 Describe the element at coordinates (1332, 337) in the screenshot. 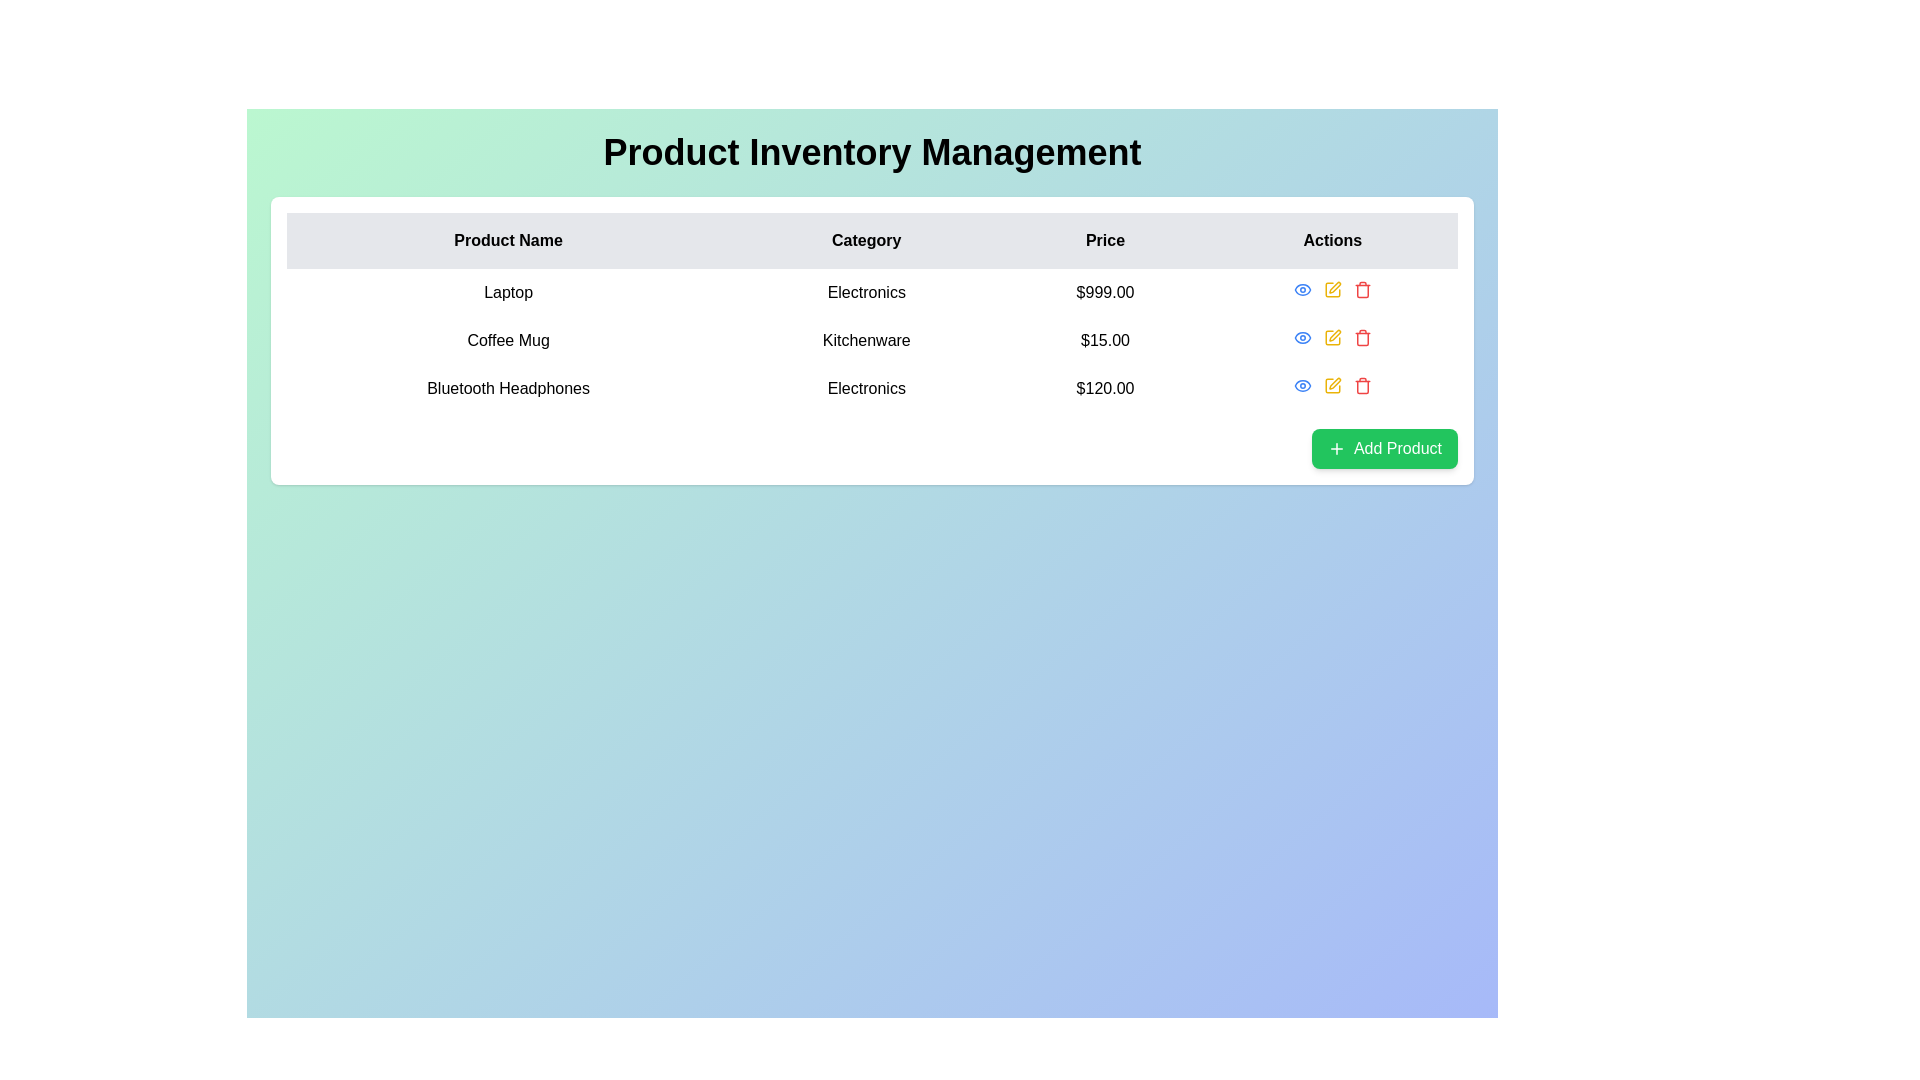

I see `the yellow pencil icon in the Actions column` at that location.